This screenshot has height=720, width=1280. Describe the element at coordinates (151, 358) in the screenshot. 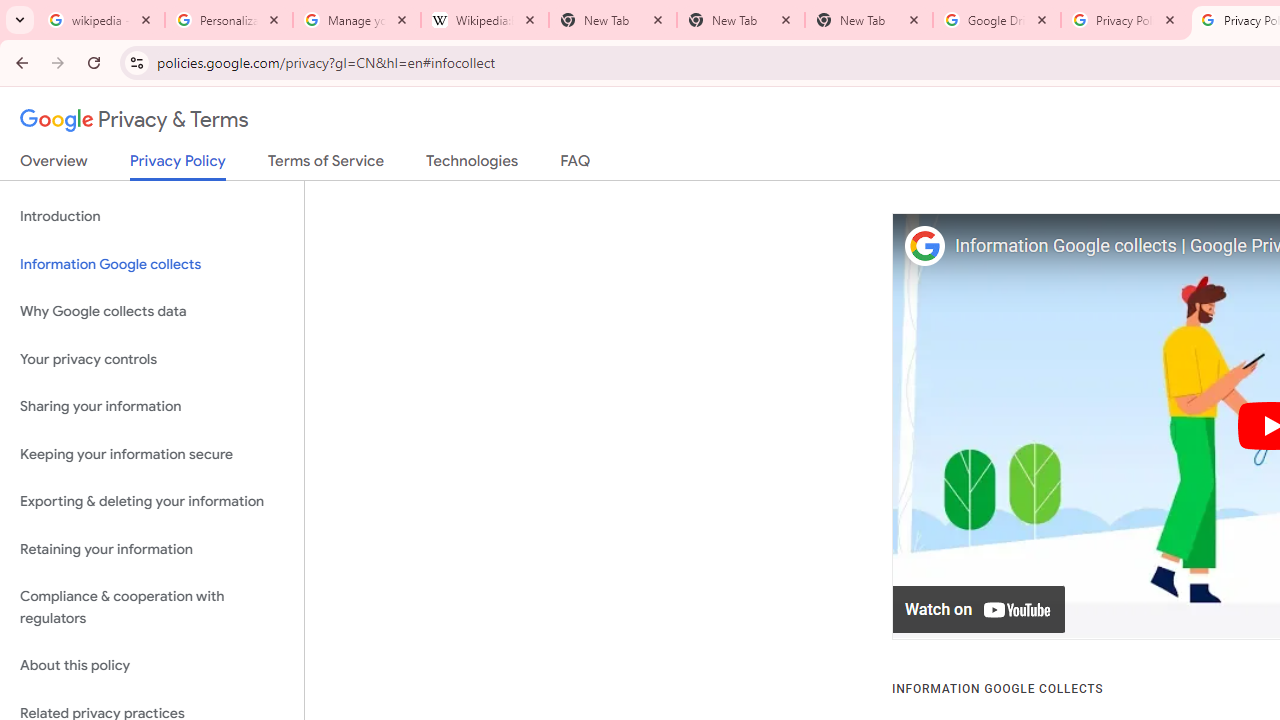

I see `'Your privacy controls'` at that location.